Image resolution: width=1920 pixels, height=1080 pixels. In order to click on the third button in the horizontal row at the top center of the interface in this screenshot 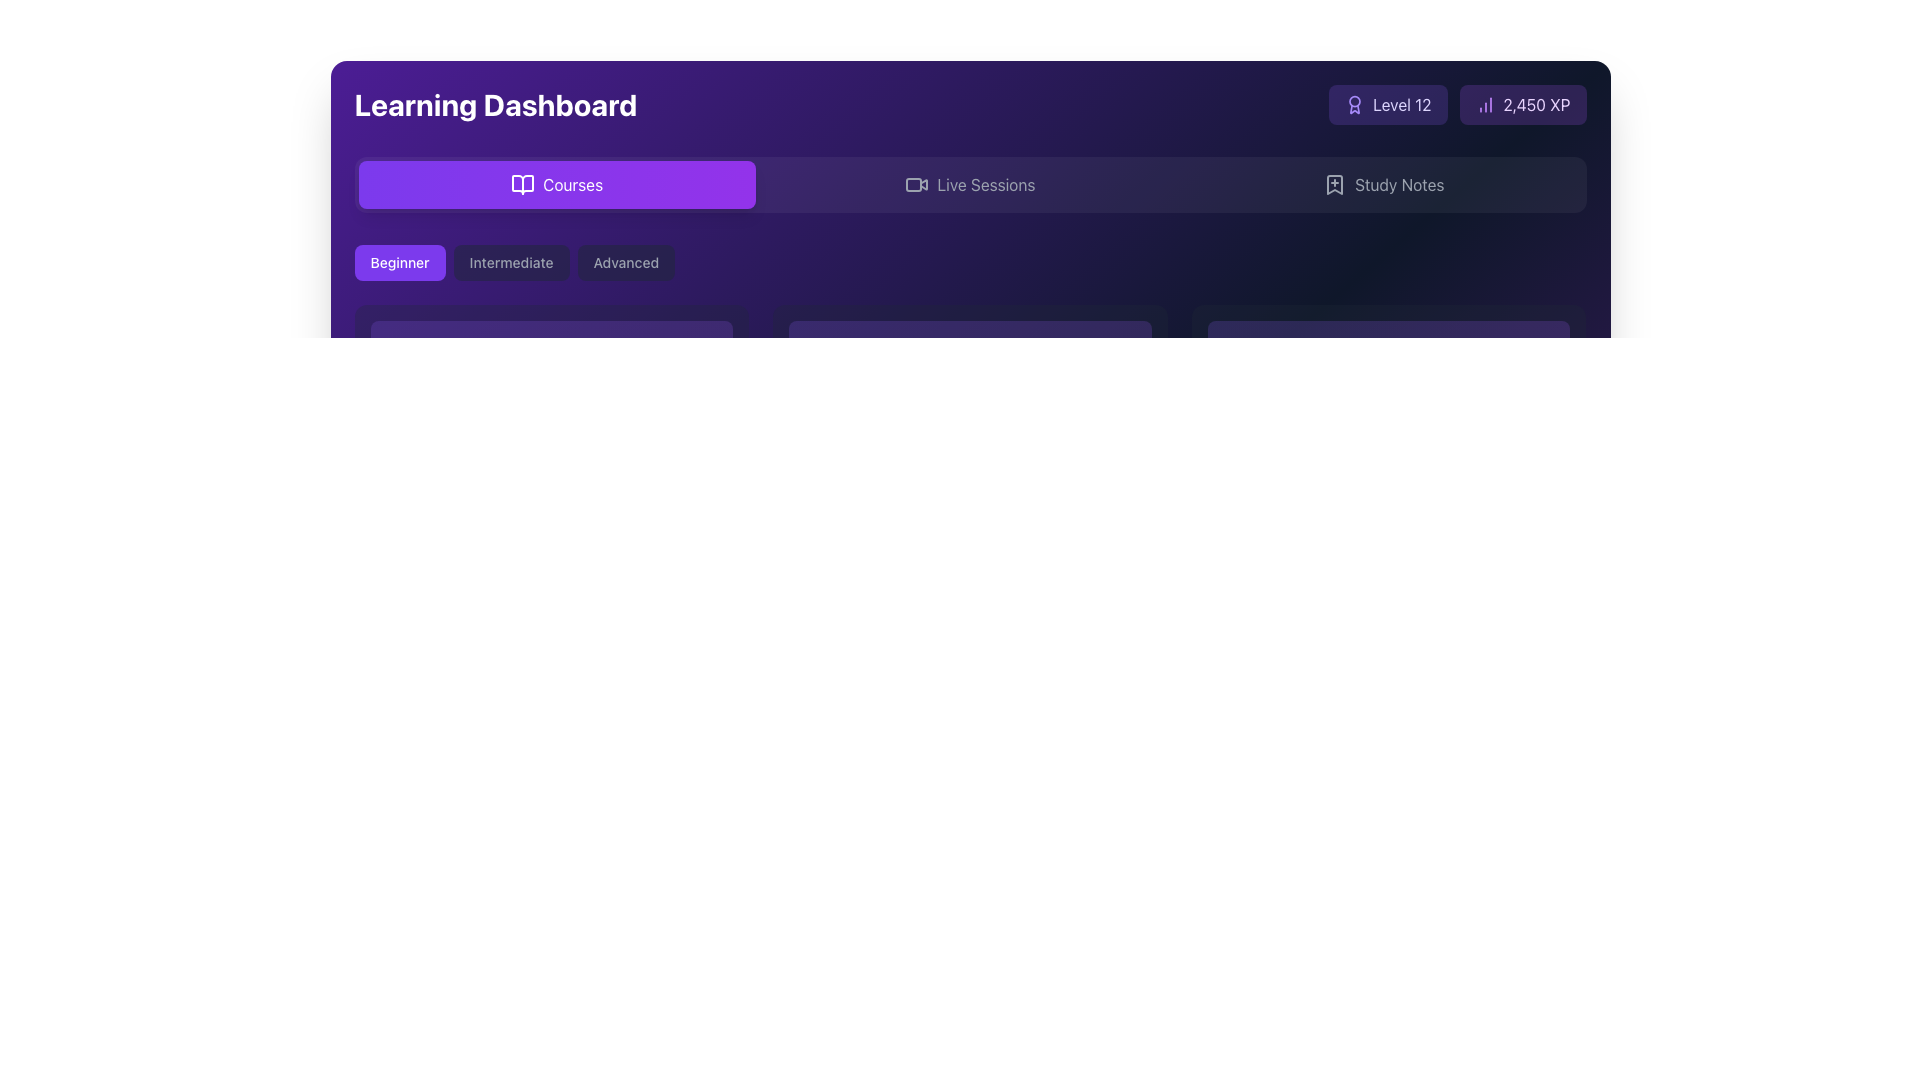, I will do `click(625, 261)`.